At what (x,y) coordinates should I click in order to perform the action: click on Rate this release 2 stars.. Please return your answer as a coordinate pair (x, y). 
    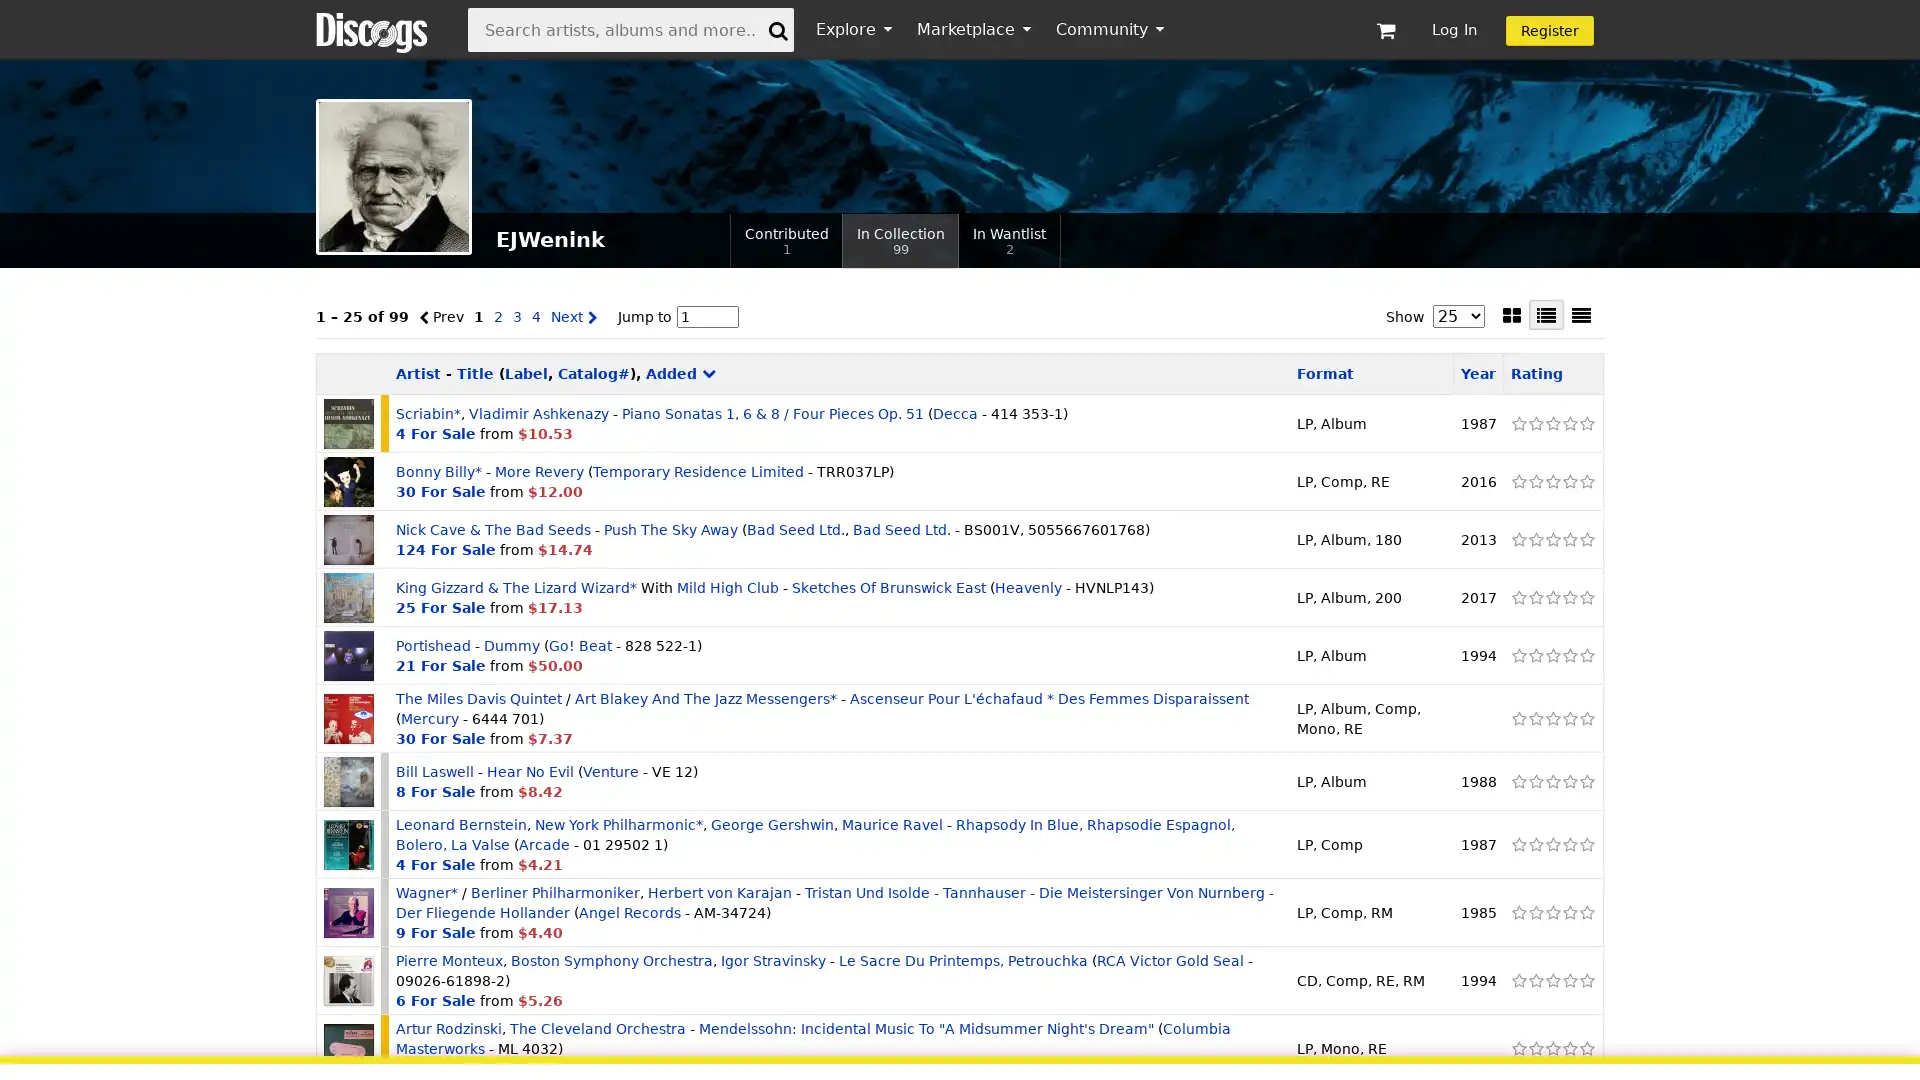
    Looking at the image, I should click on (1534, 596).